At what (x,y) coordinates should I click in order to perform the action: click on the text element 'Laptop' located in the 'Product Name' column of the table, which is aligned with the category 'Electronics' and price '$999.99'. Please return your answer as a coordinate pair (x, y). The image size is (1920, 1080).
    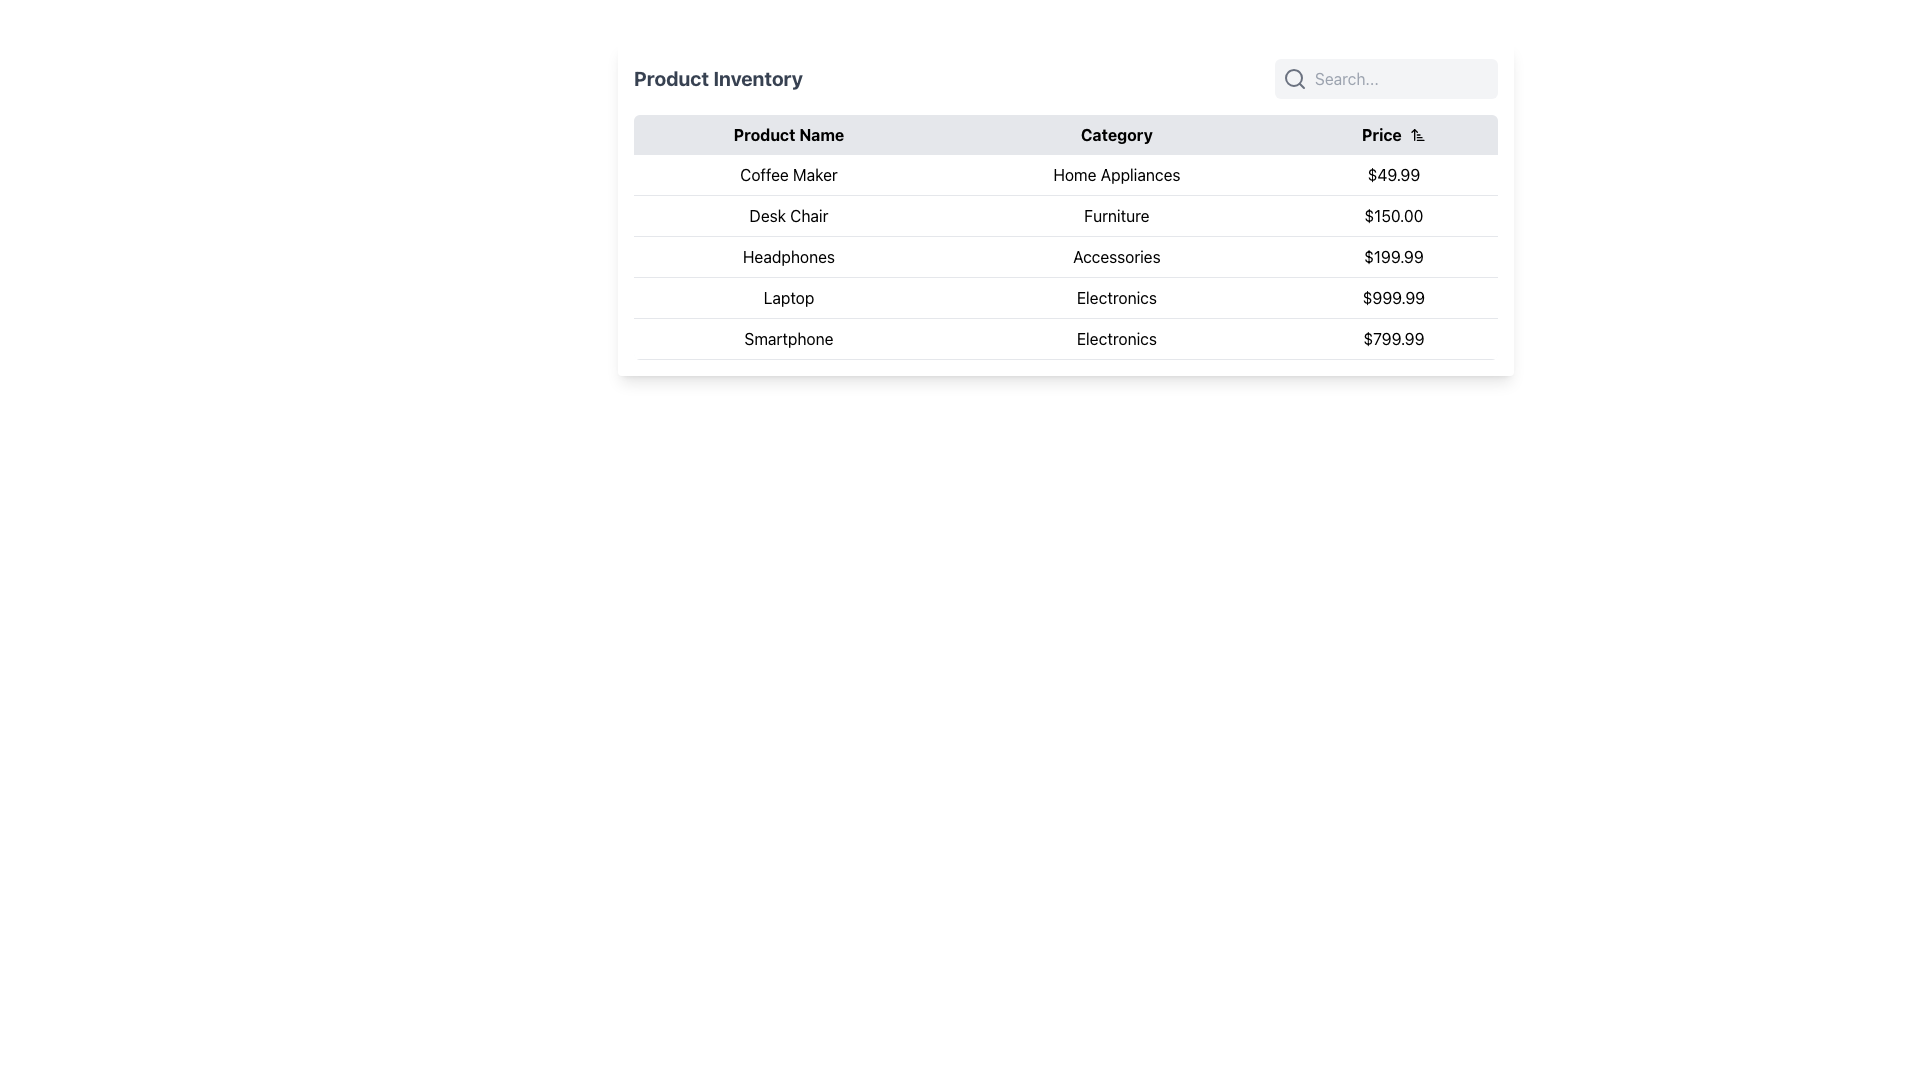
    Looking at the image, I should click on (787, 297).